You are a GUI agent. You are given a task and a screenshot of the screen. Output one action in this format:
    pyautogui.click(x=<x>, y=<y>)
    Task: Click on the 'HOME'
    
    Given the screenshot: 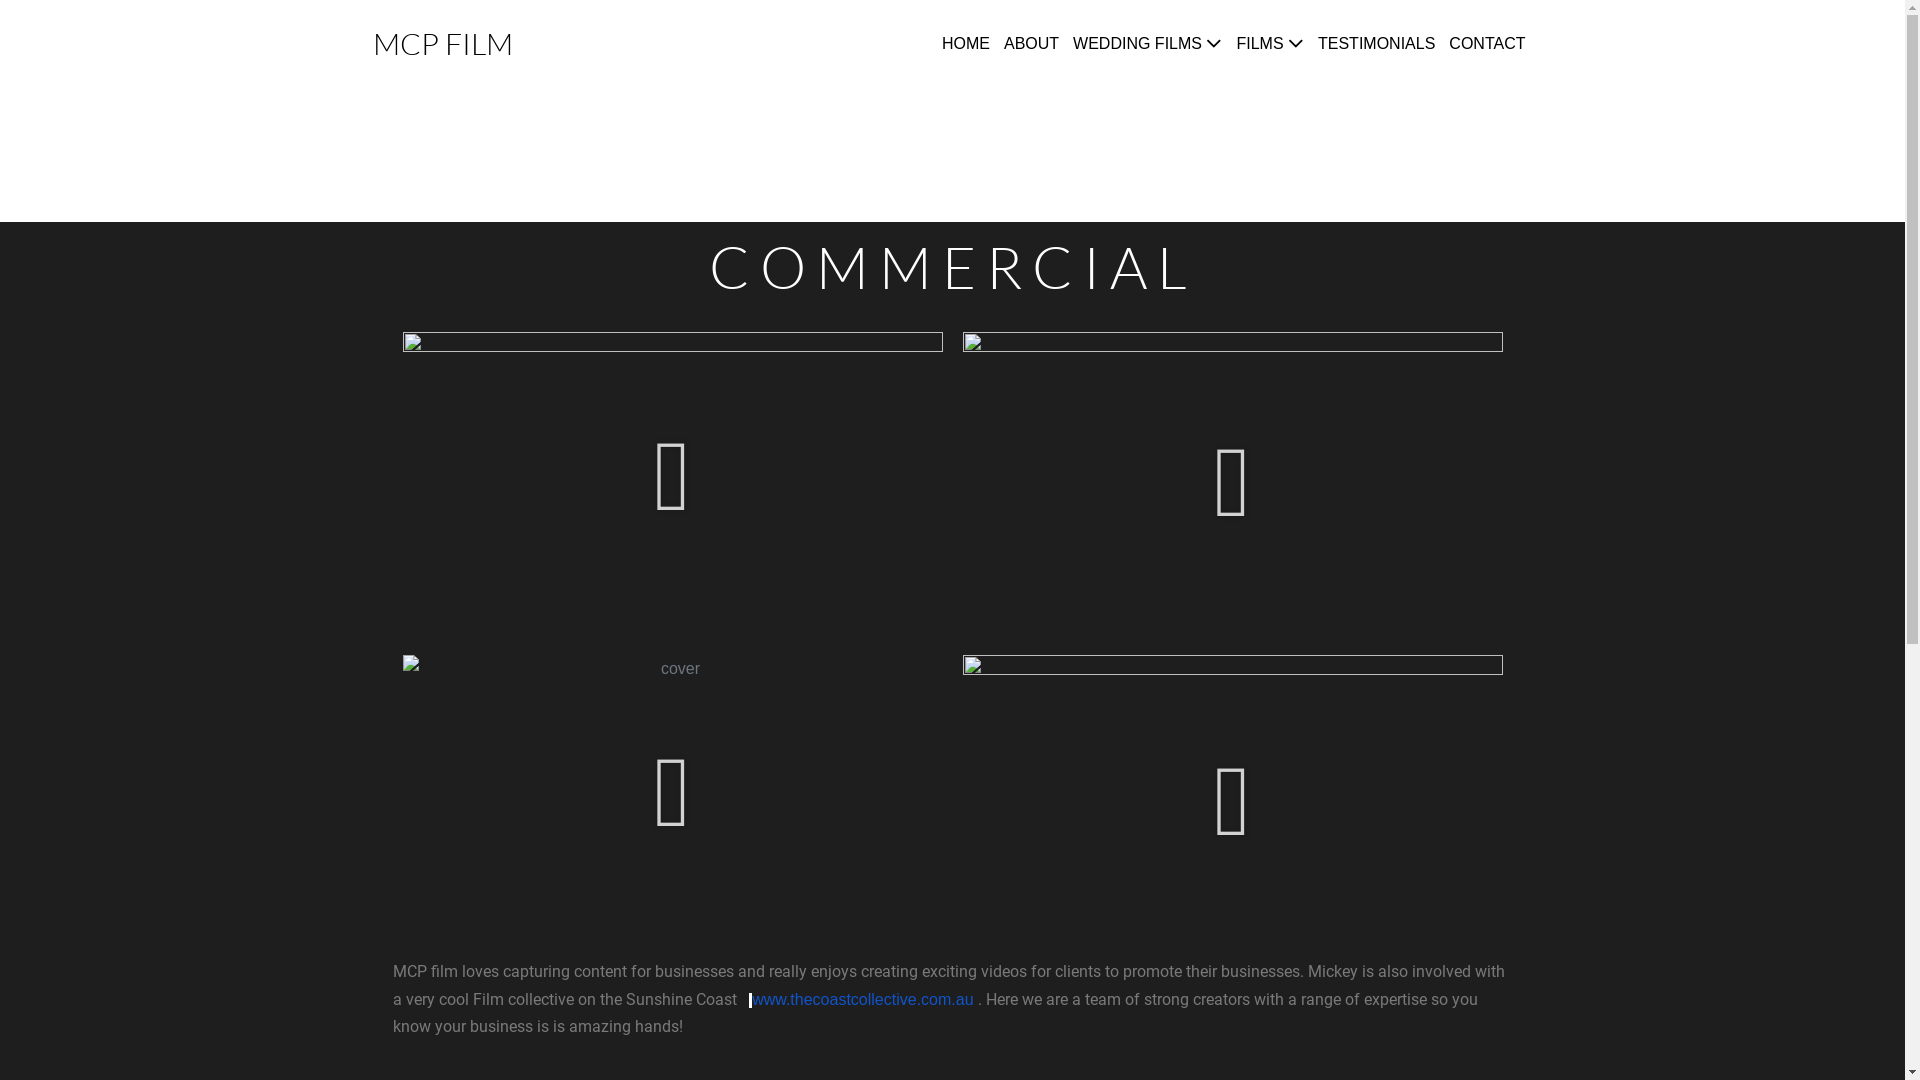 What is the action you would take?
    pyautogui.click(x=965, y=43)
    